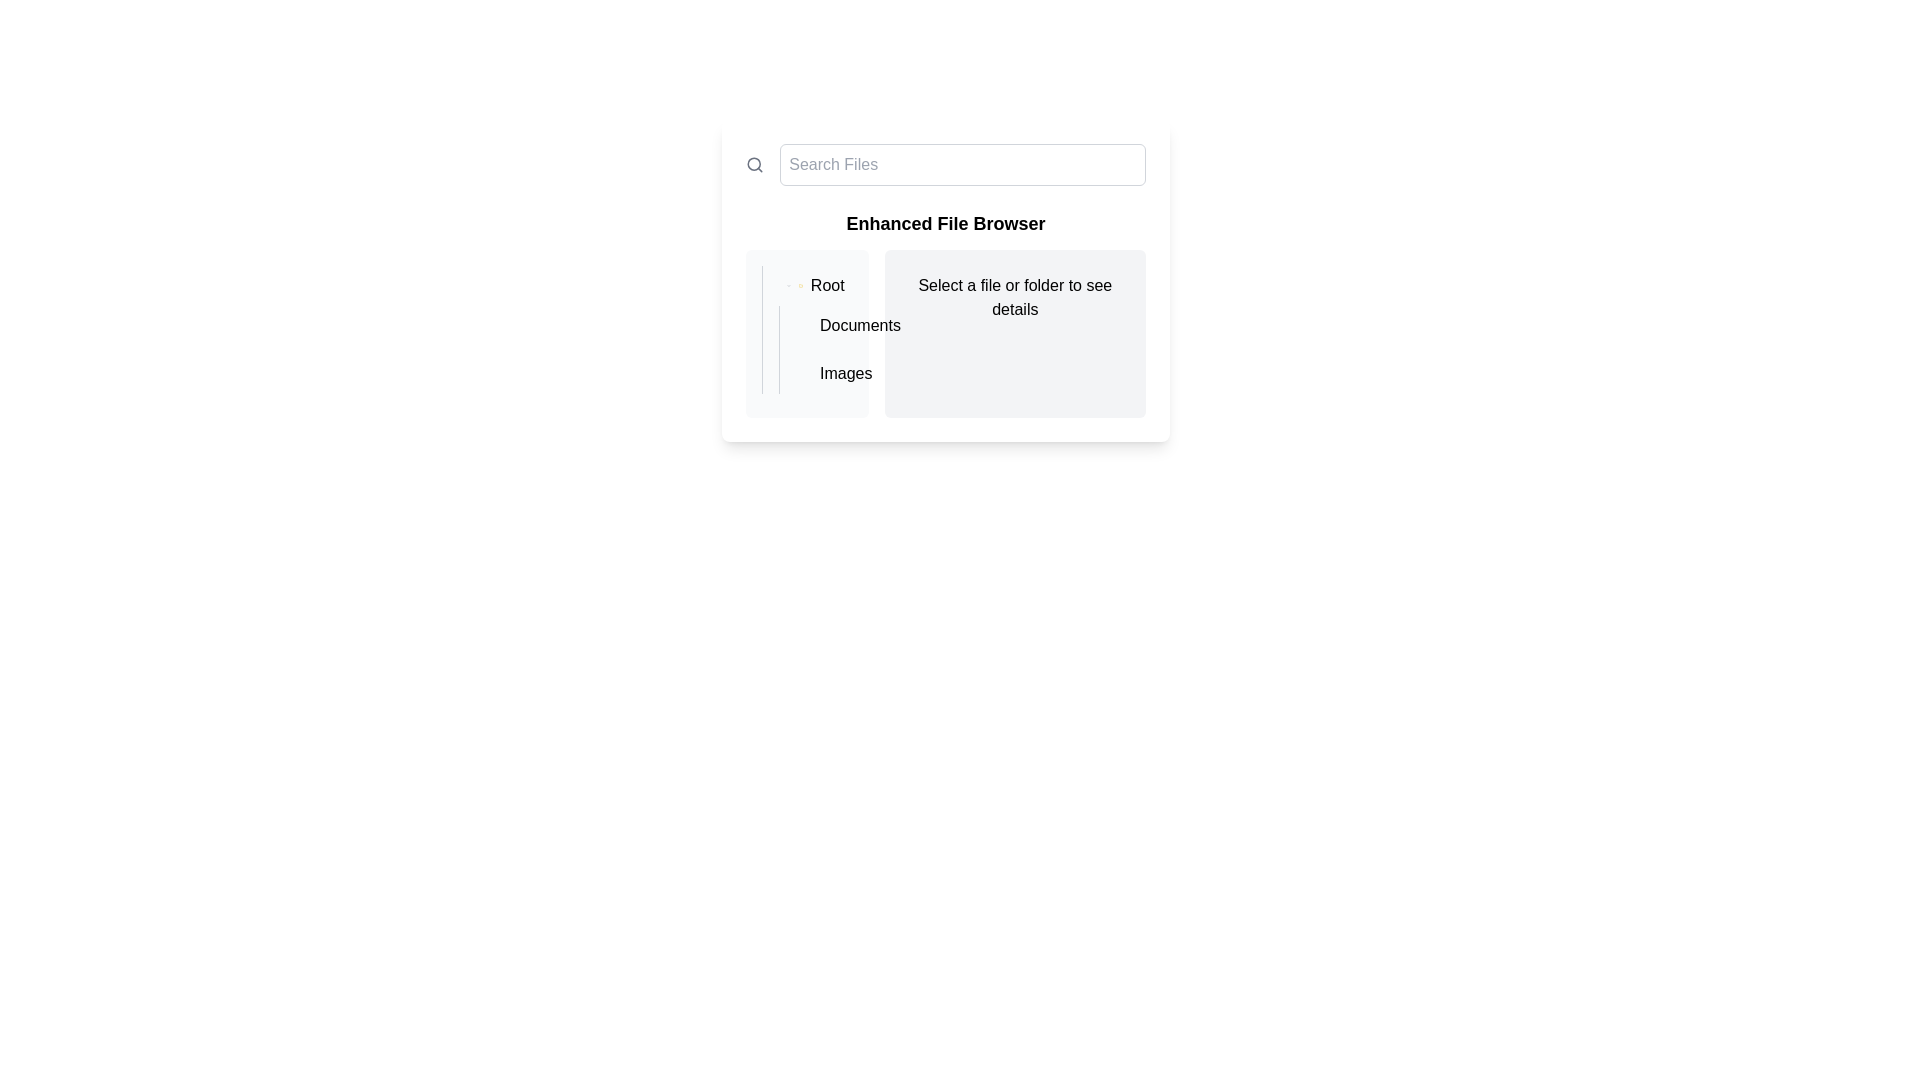  I want to click on the 'Images' text label located under the 'Documents' folder in the file structure tree, so click(846, 374).